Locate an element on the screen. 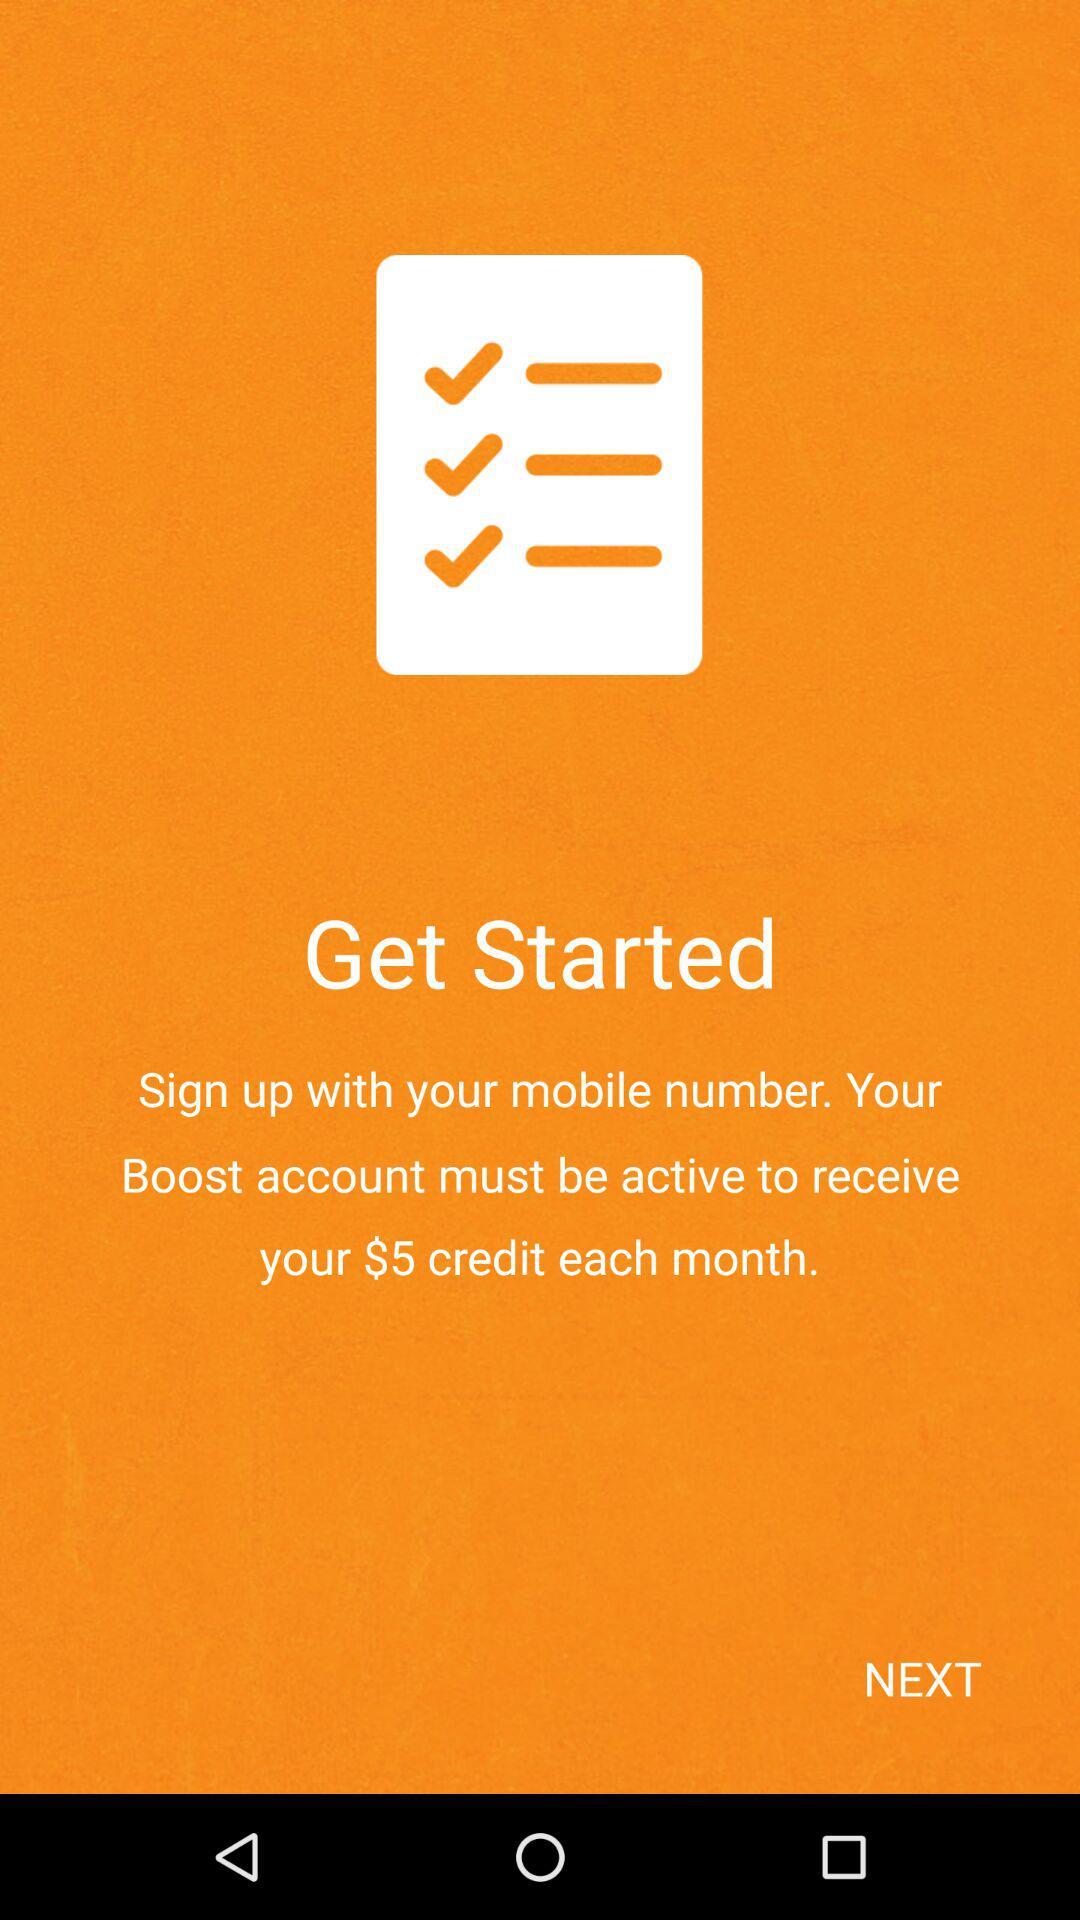 The height and width of the screenshot is (1920, 1080). the icon below the sign up with app is located at coordinates (963, 1713).